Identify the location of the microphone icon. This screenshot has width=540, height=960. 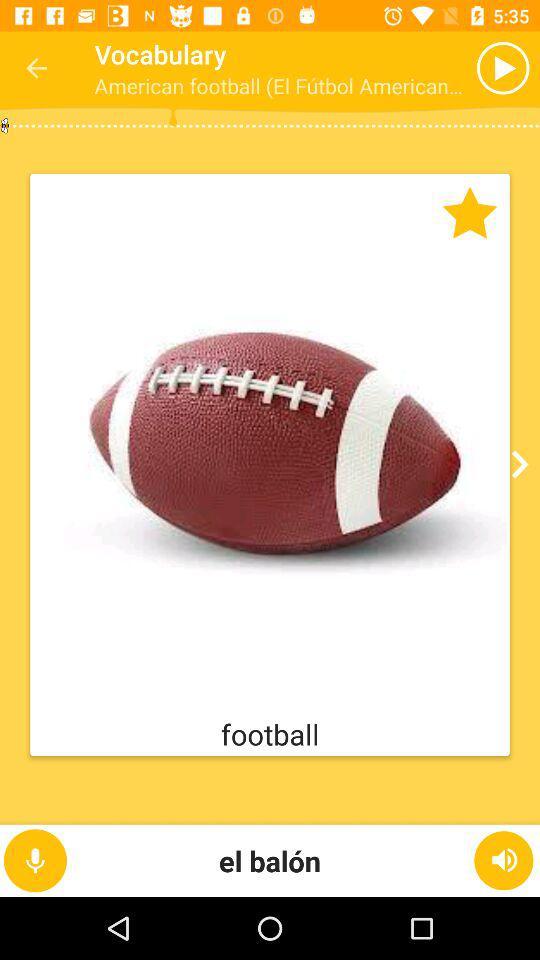
(35, 859).